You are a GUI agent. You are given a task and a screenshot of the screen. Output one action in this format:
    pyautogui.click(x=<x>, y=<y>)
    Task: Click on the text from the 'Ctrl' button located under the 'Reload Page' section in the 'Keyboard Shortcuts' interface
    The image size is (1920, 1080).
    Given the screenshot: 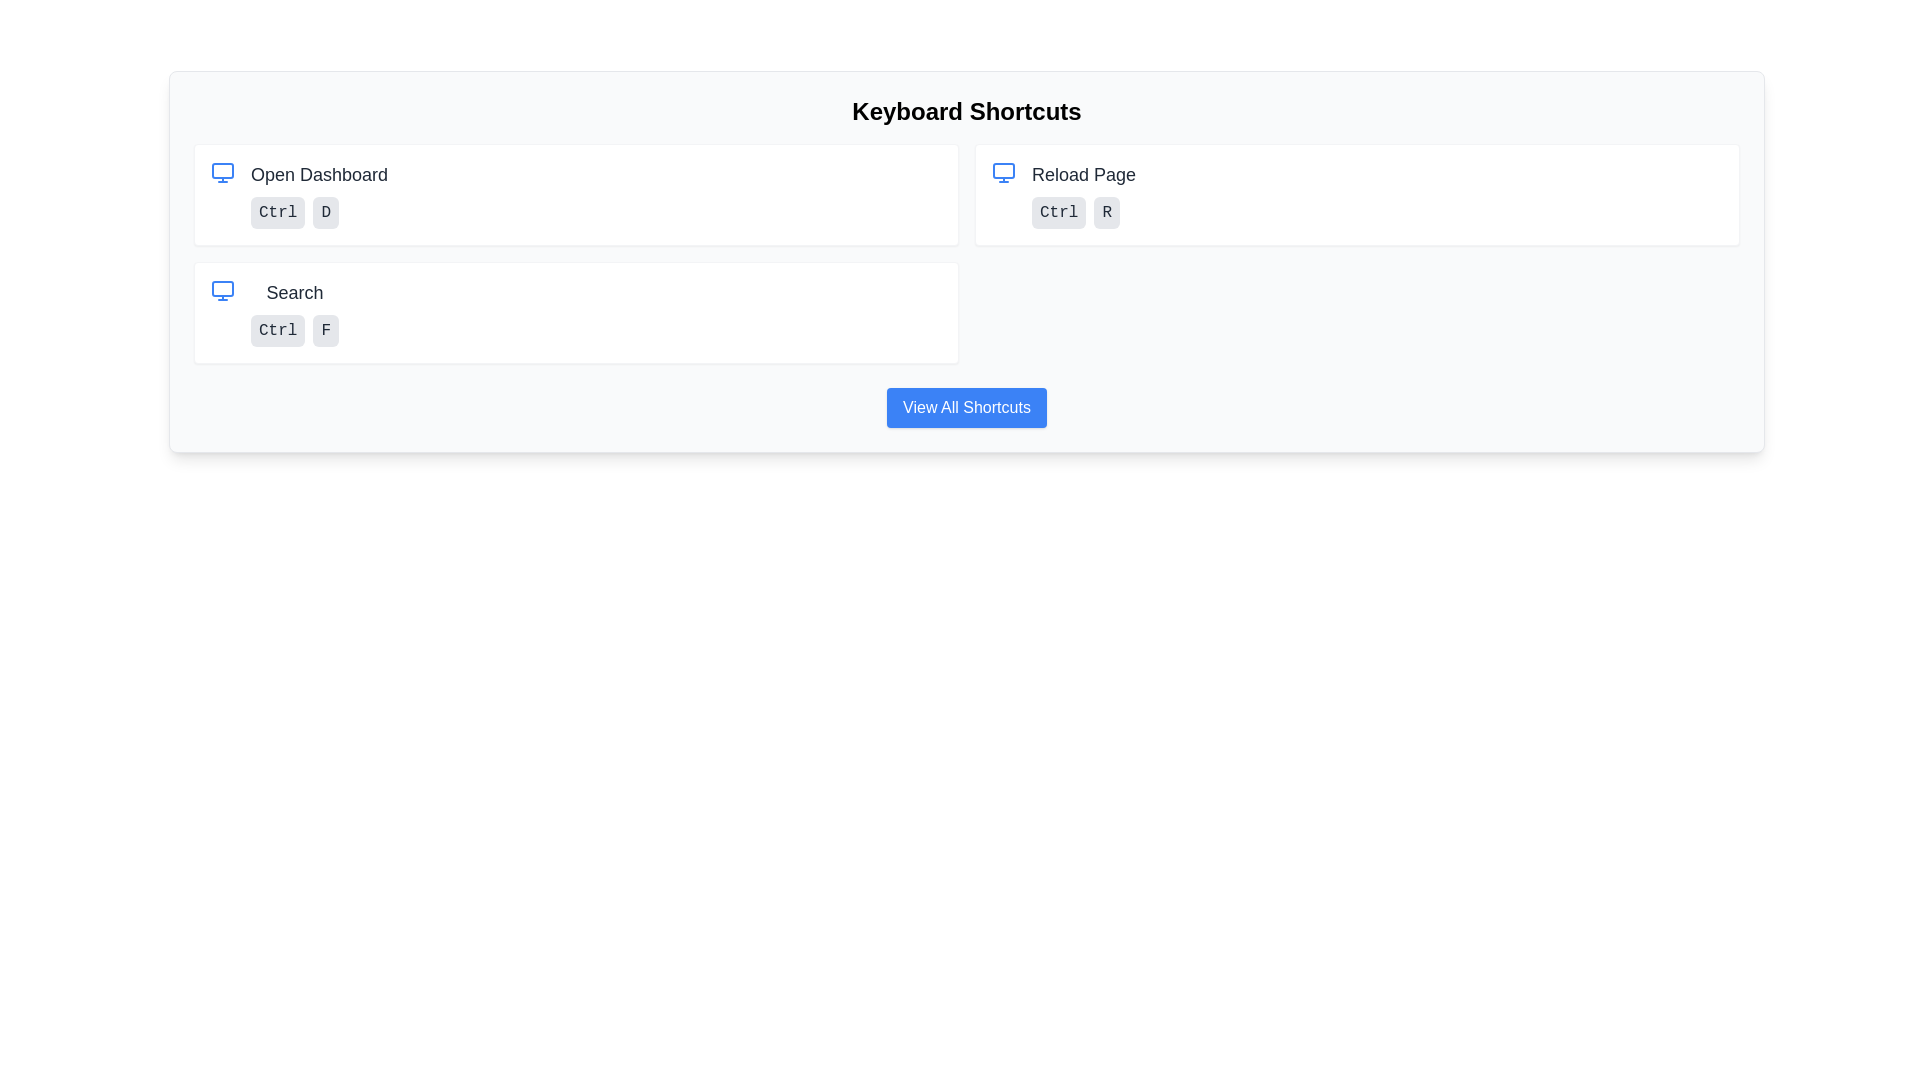 What is the action you would take?
    pyautogui.click(x=1058, y=212)
    